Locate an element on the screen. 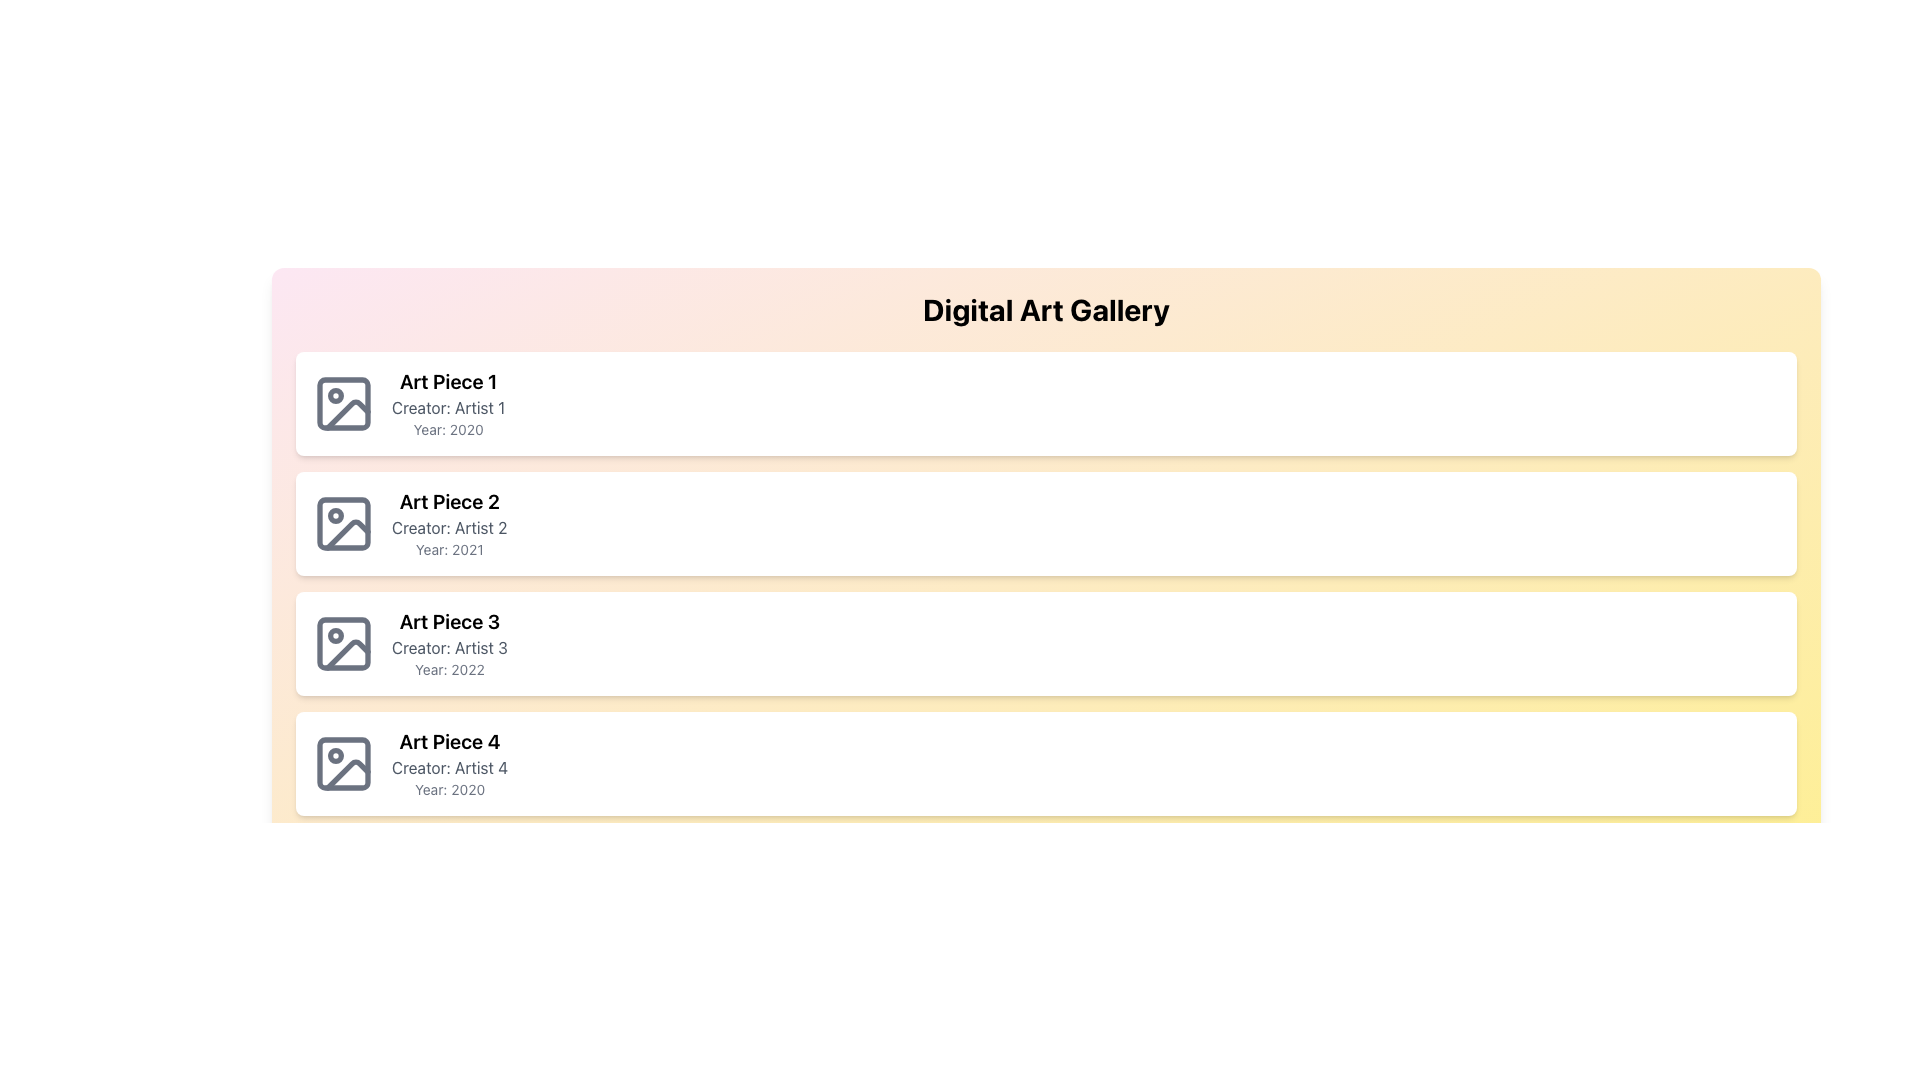 The width and height of the screenshot is (1920, 1080). the decorative icon associated with 'Art Piece 3', located to the left of the title, creator, and year details is located at coordinates (344, 644).